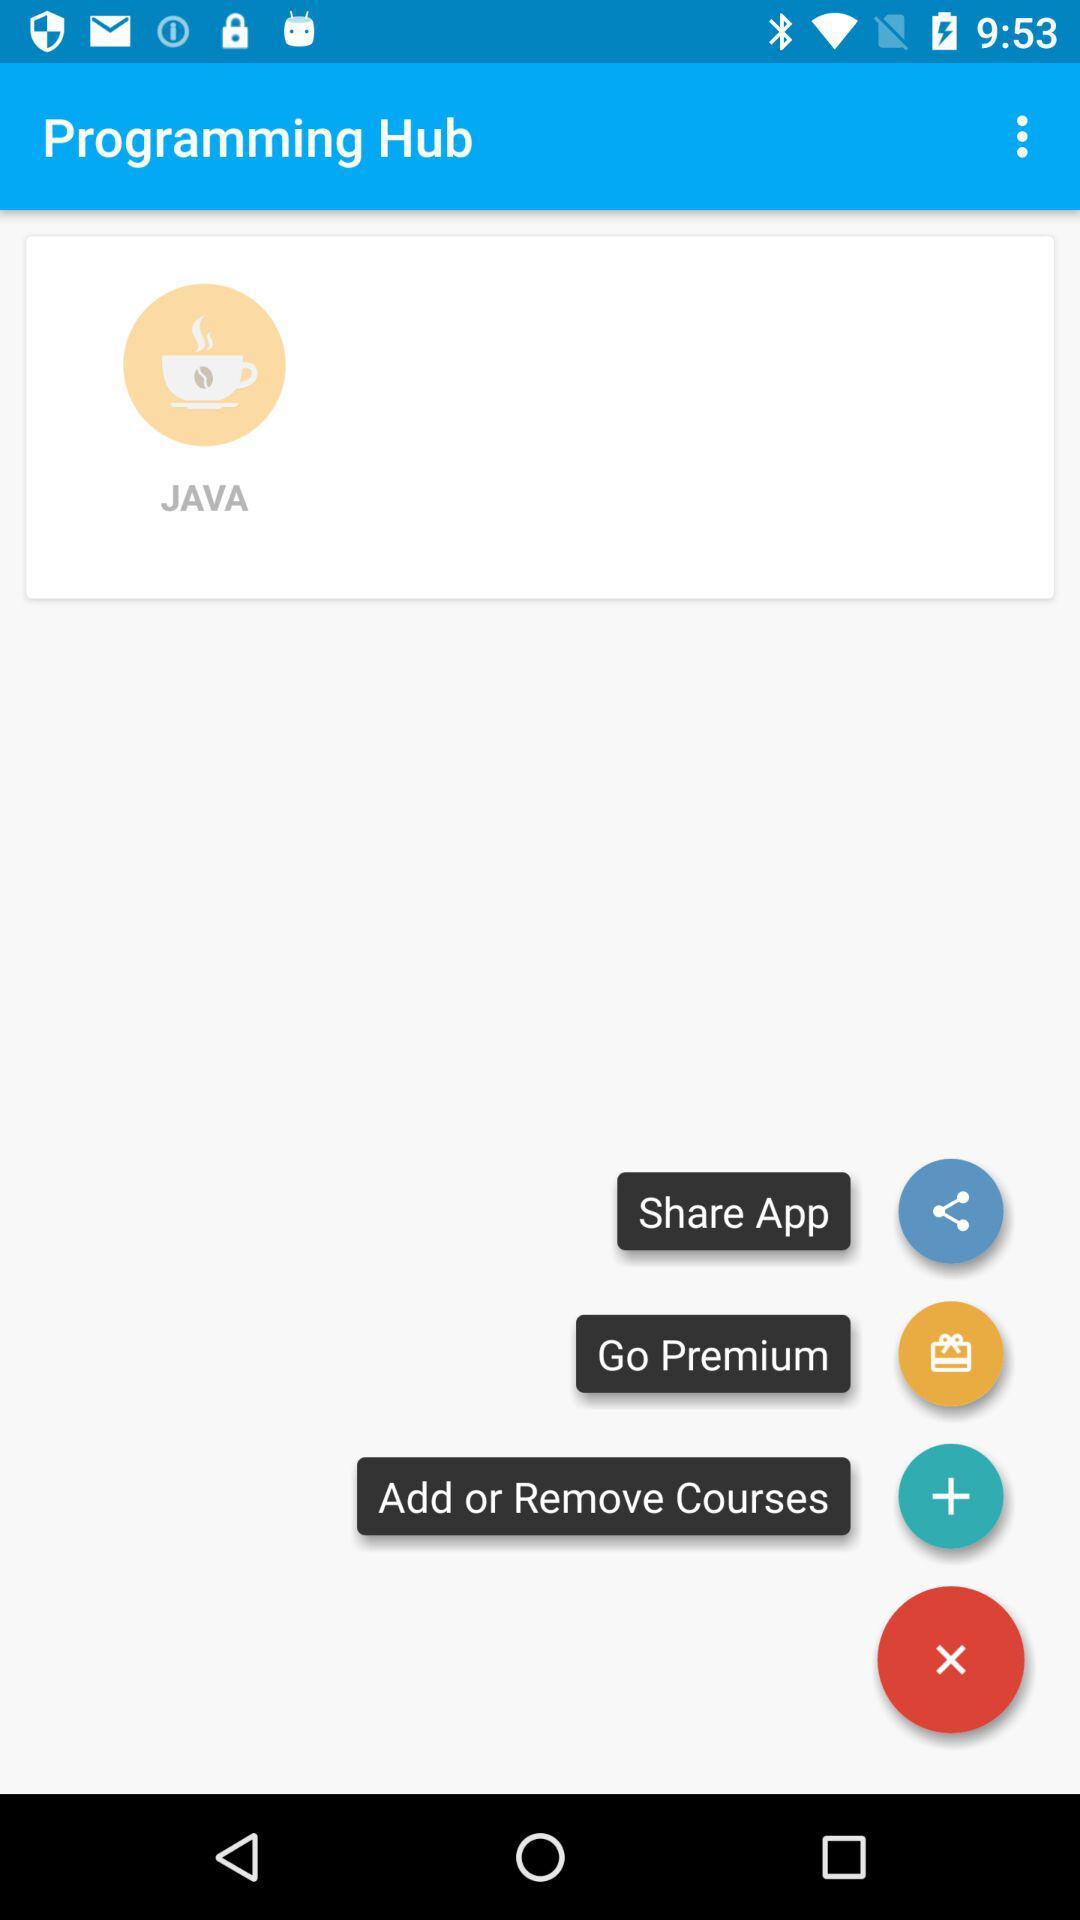 The image size is (1080, 1920). What do you see at coordinates (950, 1210) in the screenshot?
I see `the share icon` at bounding box center [950, 1210].